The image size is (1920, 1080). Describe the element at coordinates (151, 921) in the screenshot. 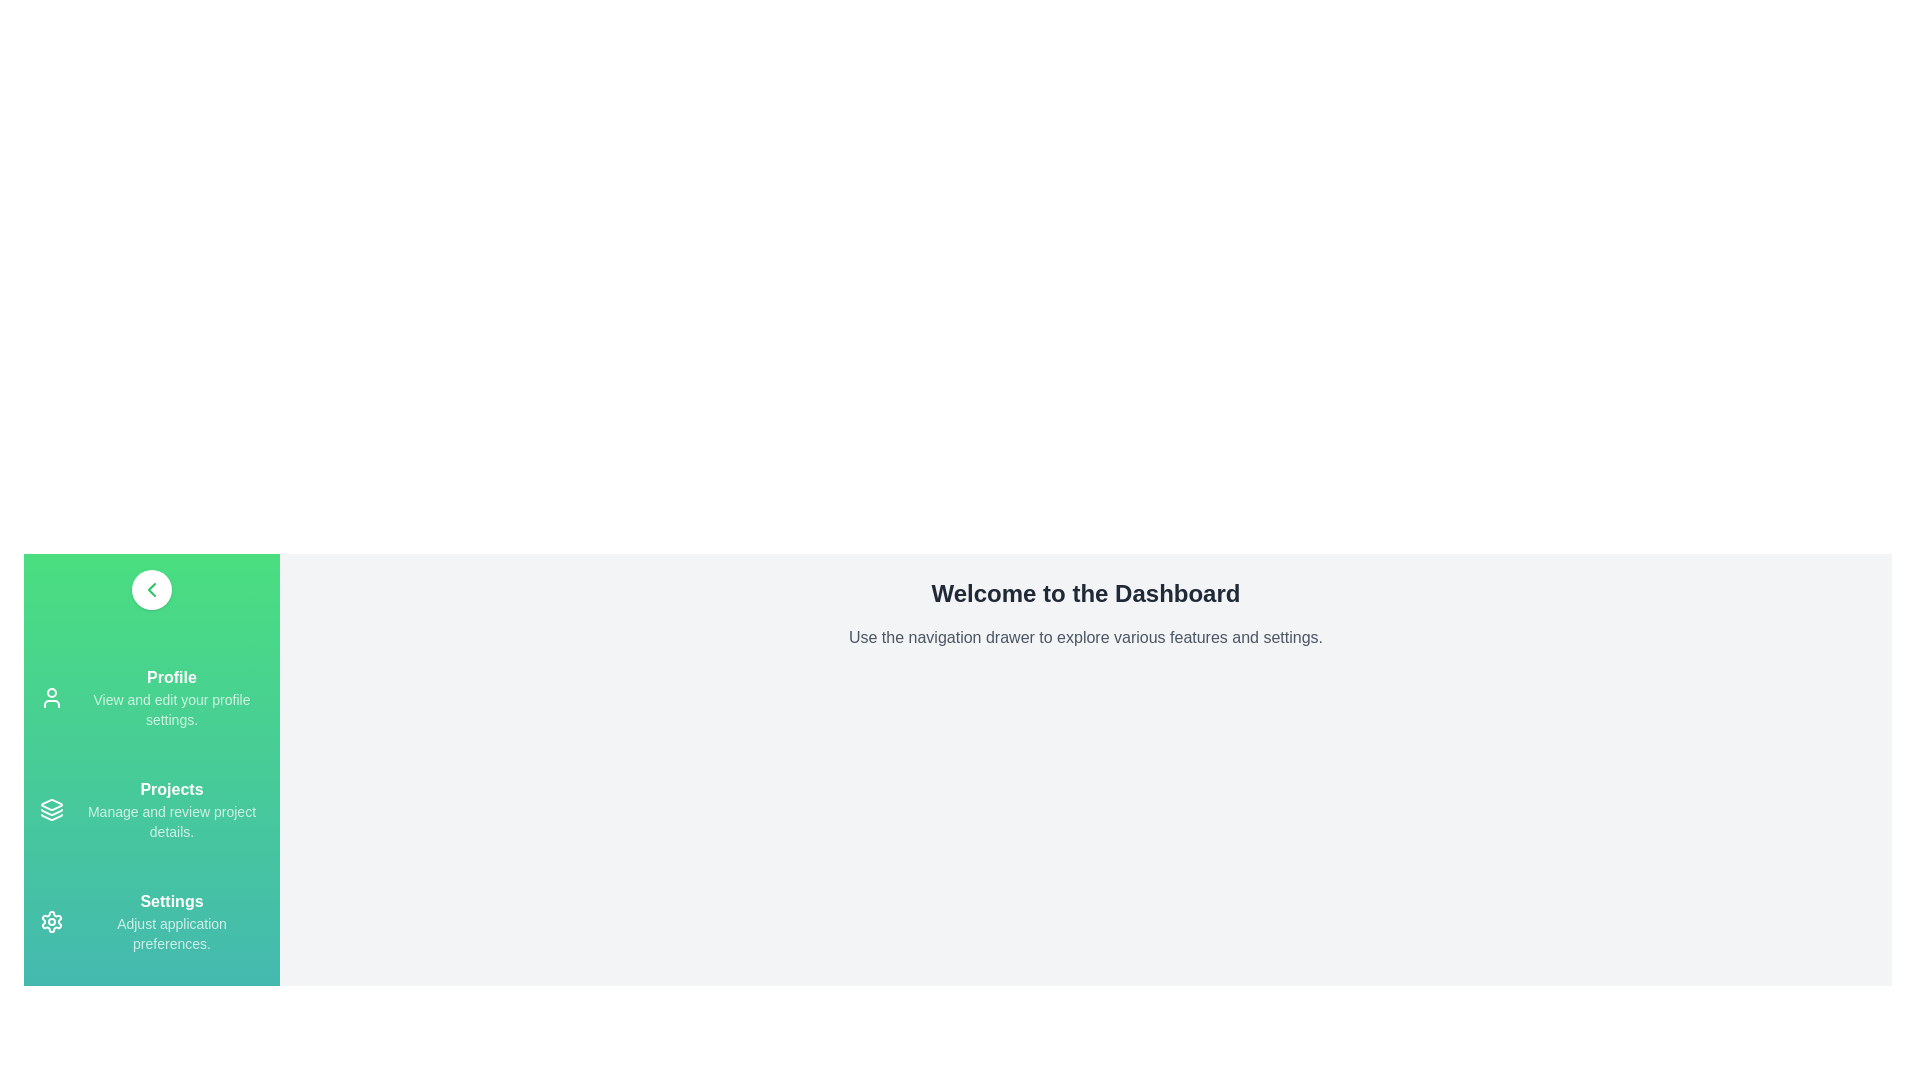

I see `the menu item labeled Settings to view its hover effect` at that location.